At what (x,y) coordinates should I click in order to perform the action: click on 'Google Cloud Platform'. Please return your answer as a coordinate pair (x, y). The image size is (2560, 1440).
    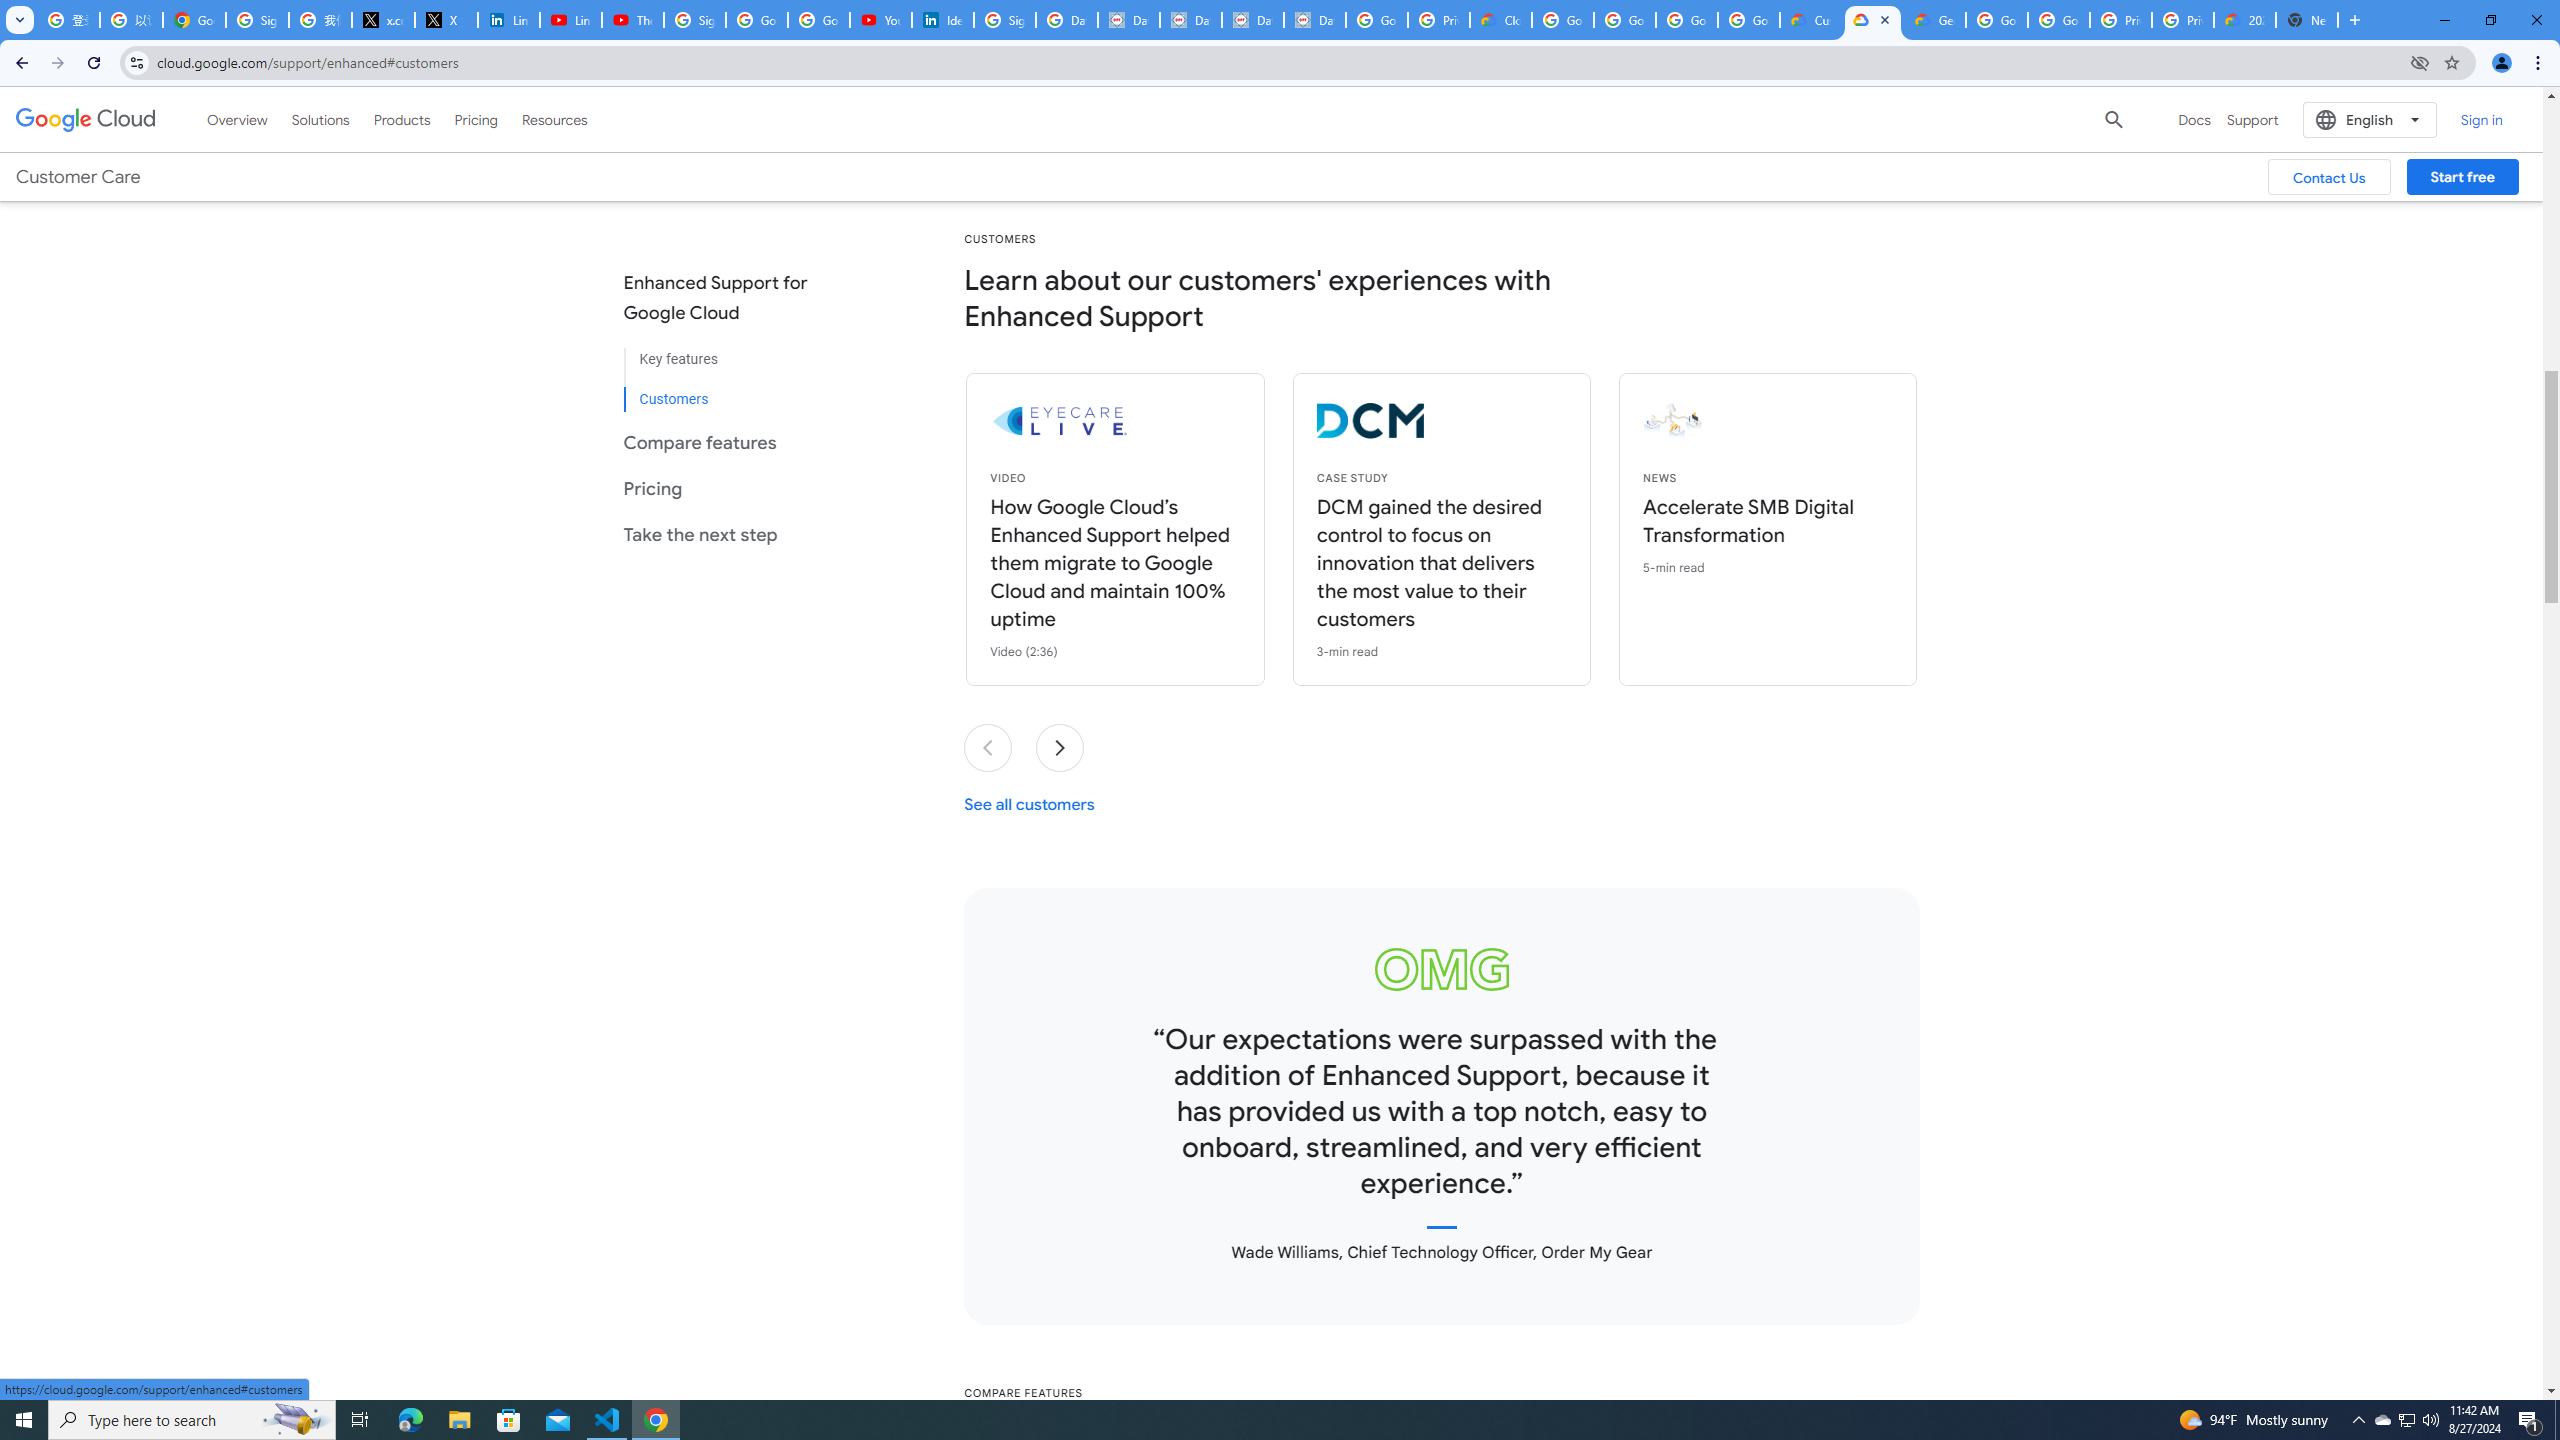
    Looking at the image, I should click on (1996, 19).